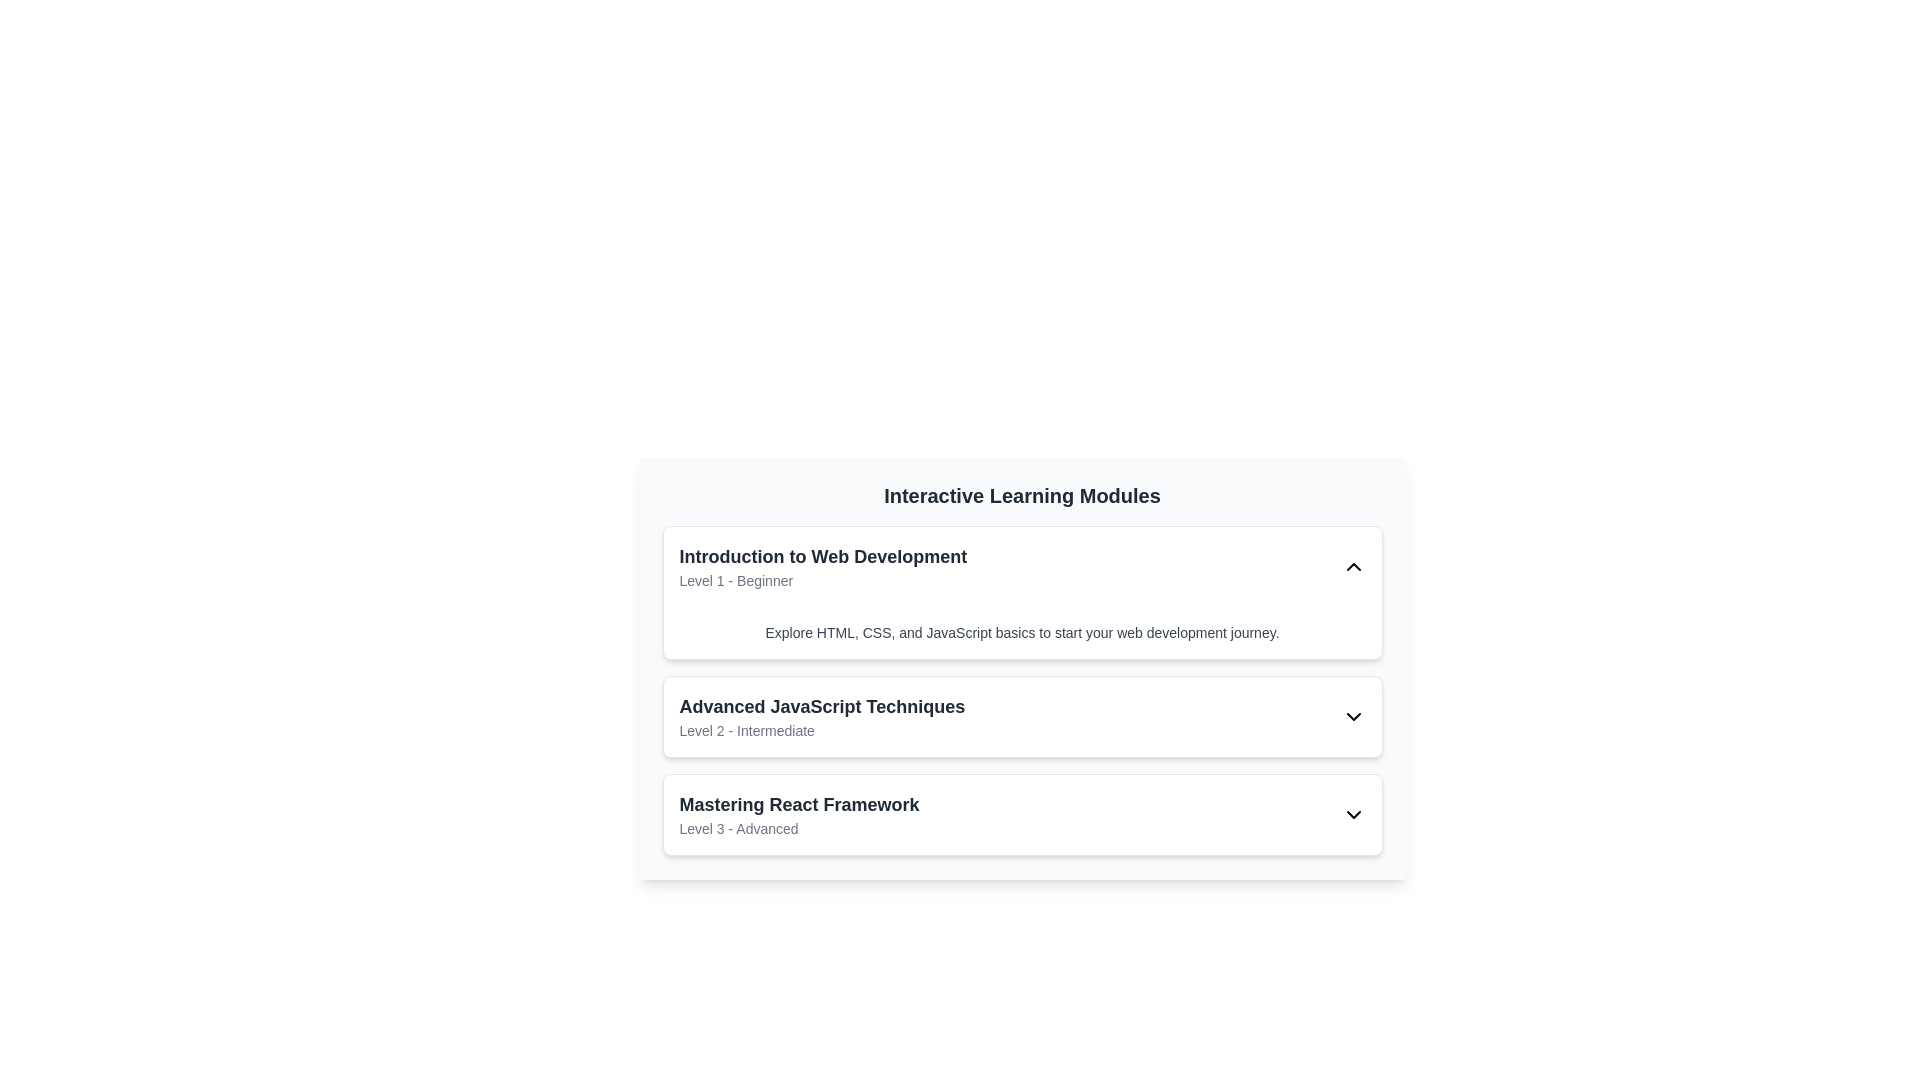 Image resolution: width=1920 pixels, height=1080 pixels. I want to click on the downward chevron icon at the far-right of the 'Mastering React Framework Level 3 - Advanced' row, so click(1353, 814).